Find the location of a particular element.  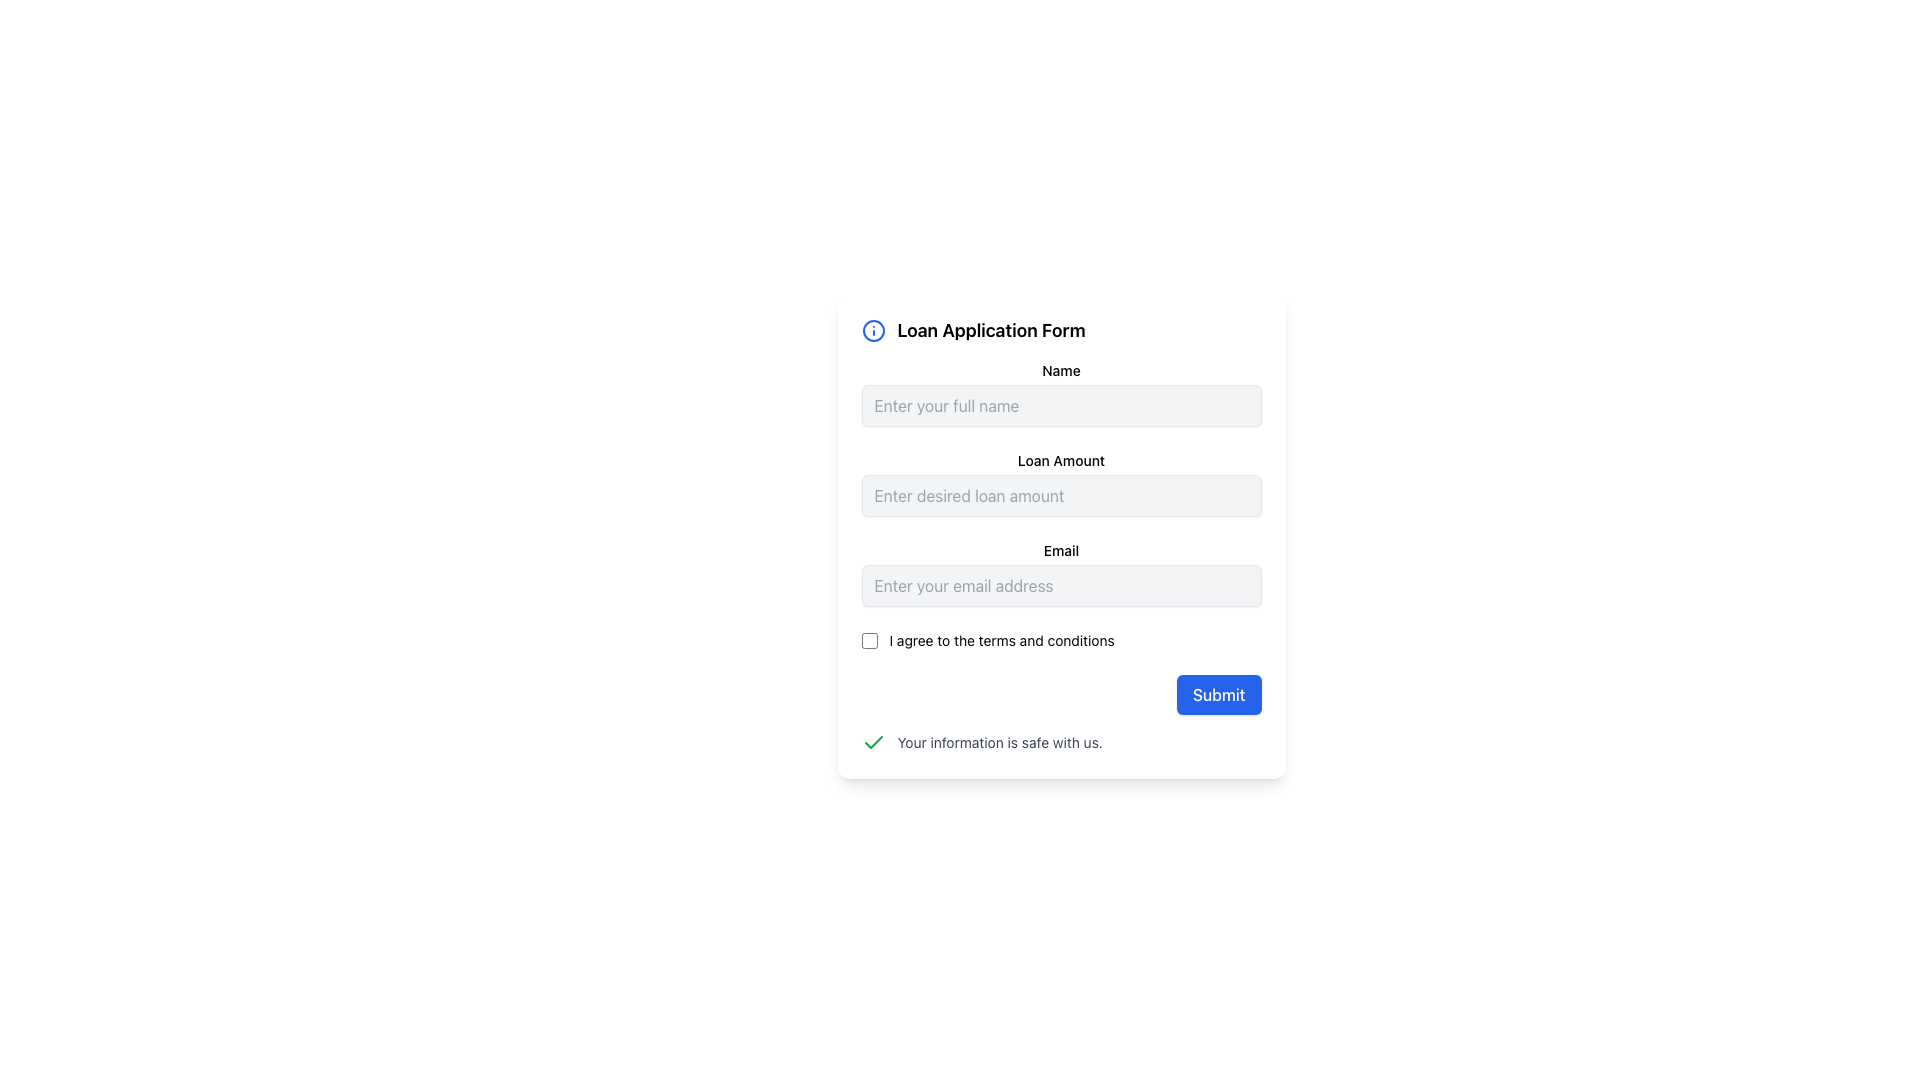

the outermost circular graphical icon with a blue border and white fill, located to the left of the 'Loan Application Form' header text is located at coordinates (873, 330).